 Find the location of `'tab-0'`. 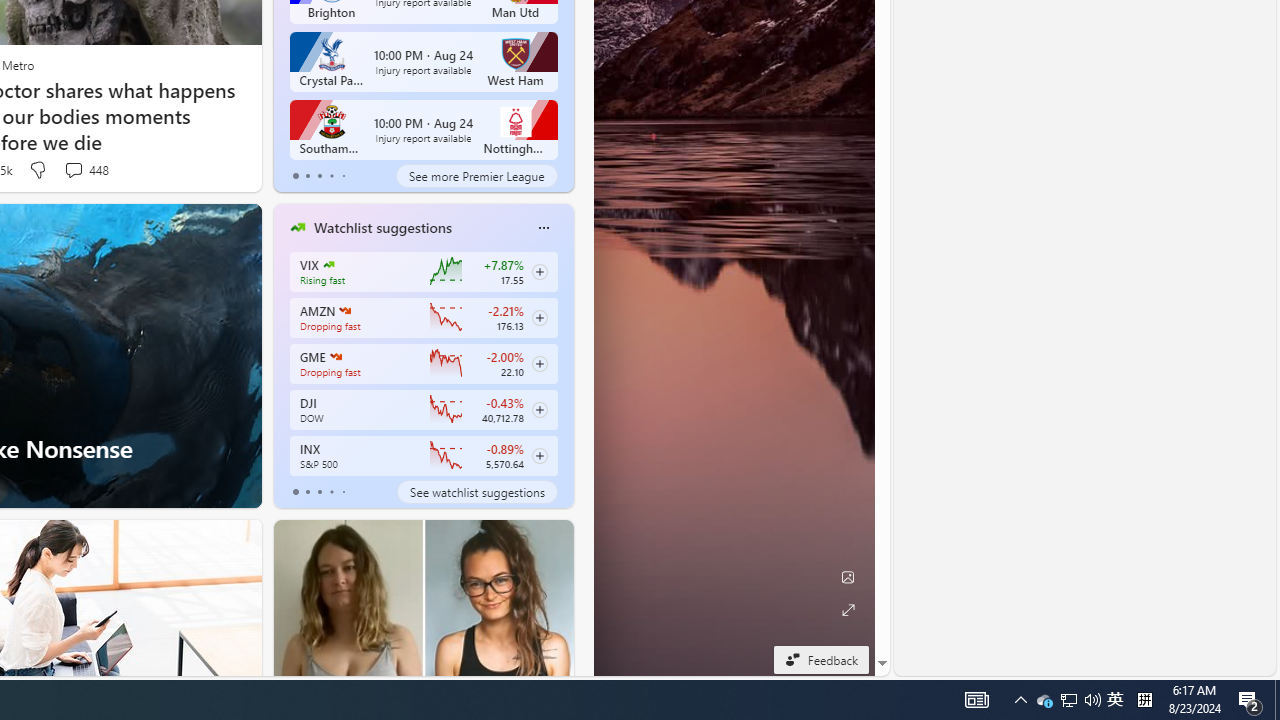

'tab-0' is located at coordinates (294, 492).